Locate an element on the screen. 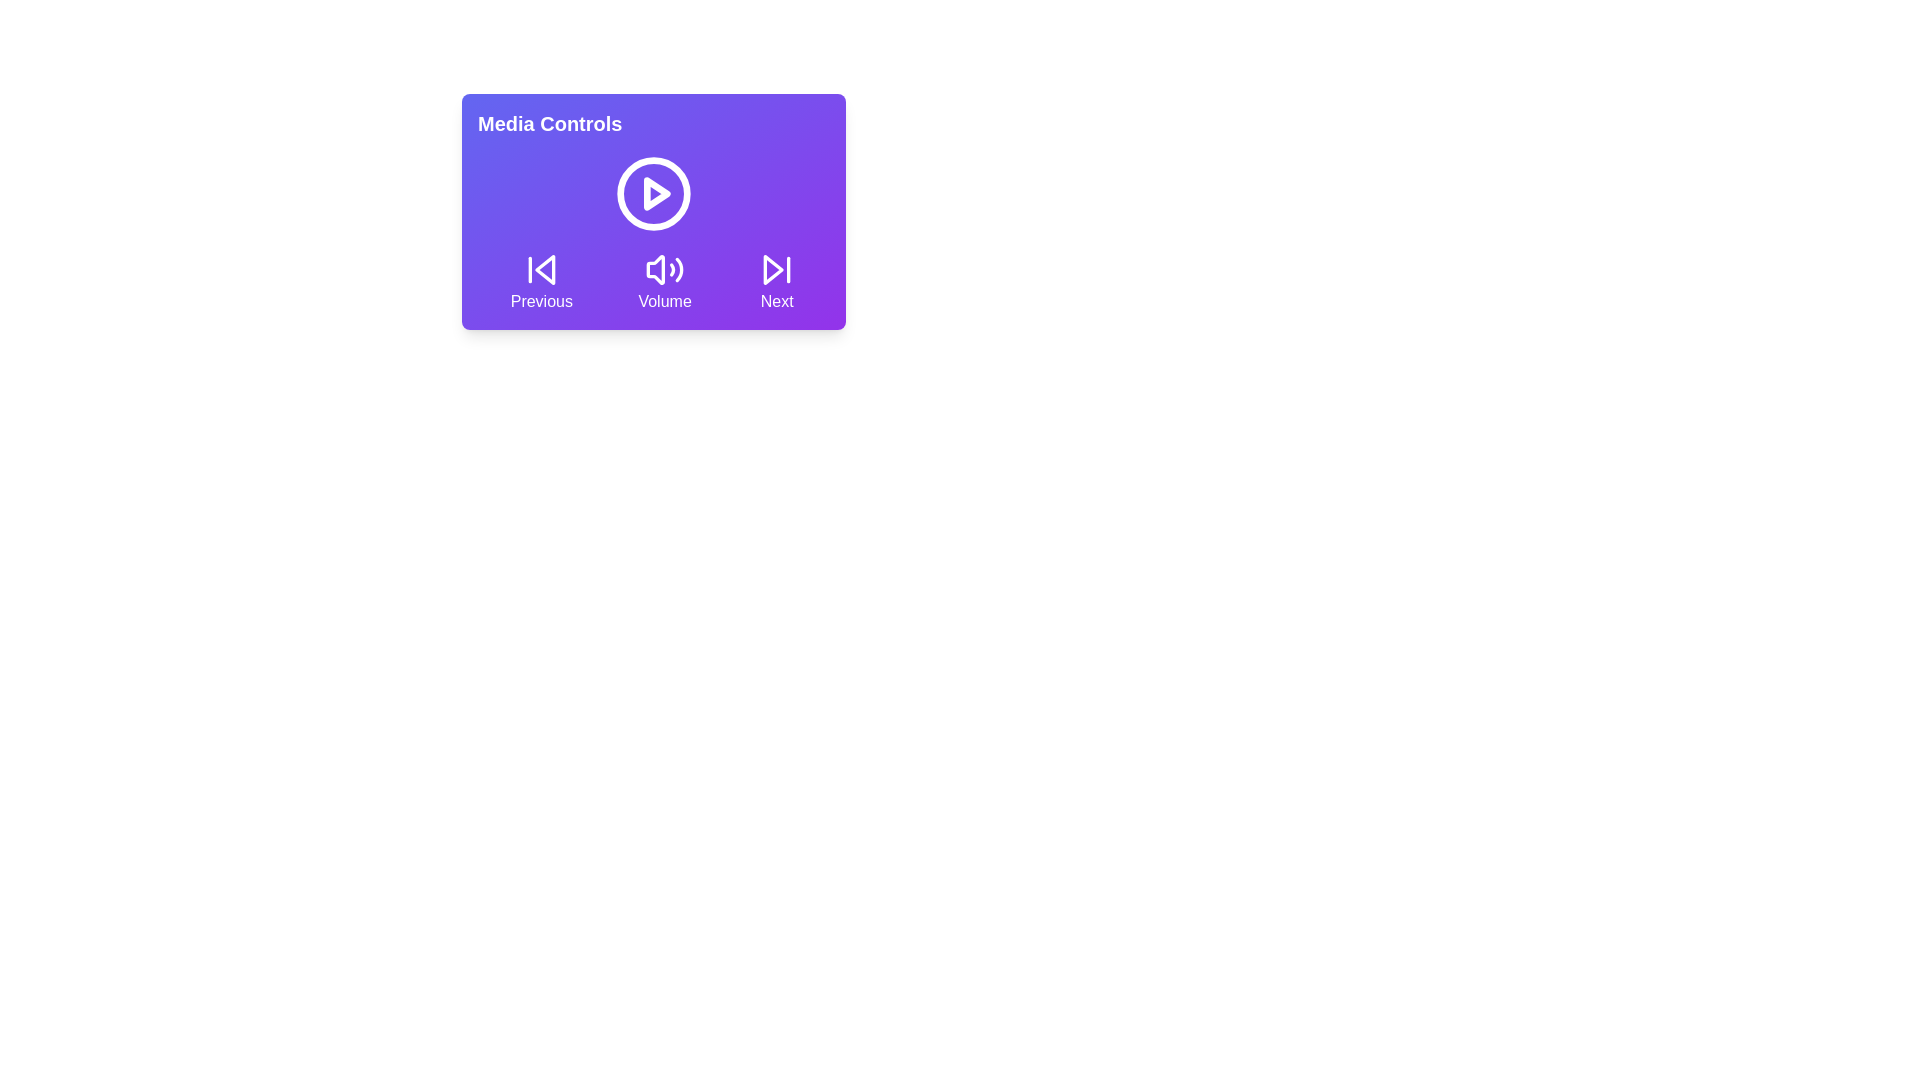 Image resolution: width=1920 pixels, height=1080 pixels. the play button to start playback is located at coordinates (653, 193).